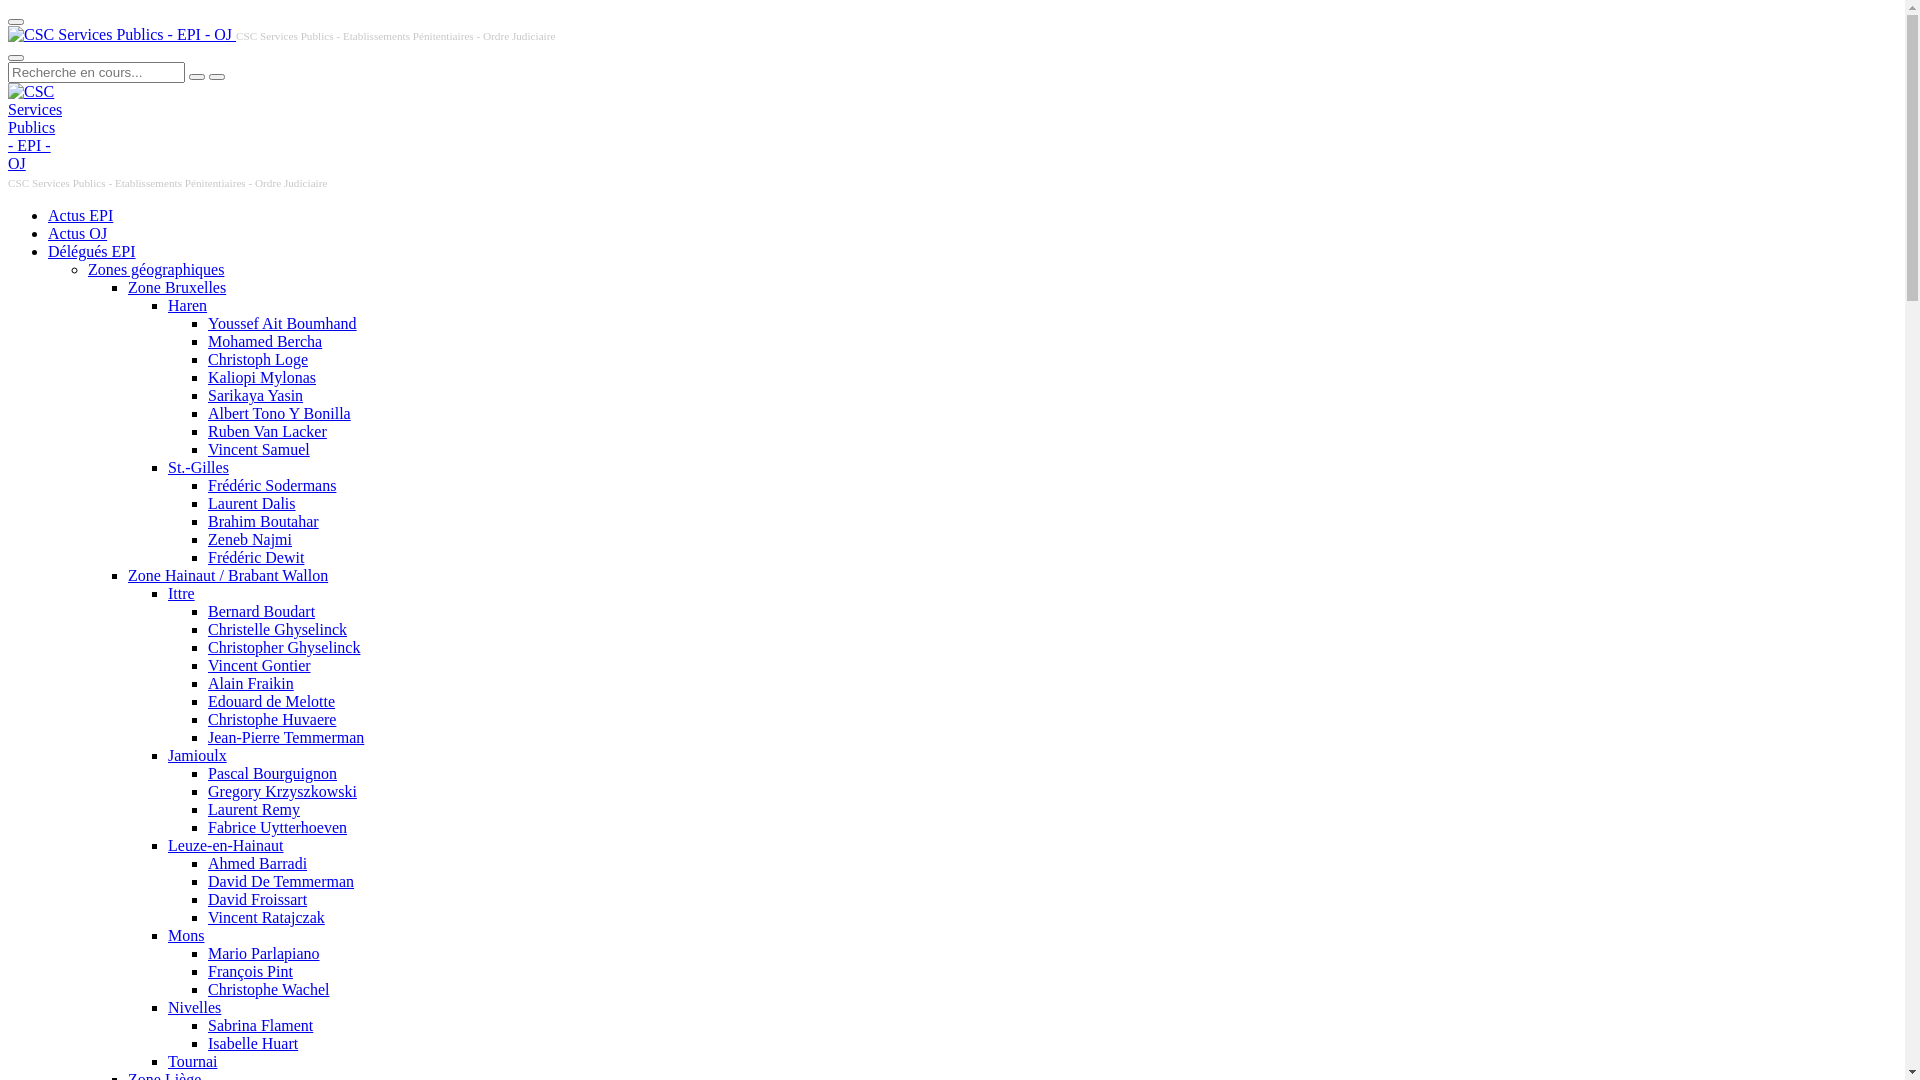 This screenshot has height=1080, width=1920. I want to click on 'Alain Fraikin', so click(249, 682).